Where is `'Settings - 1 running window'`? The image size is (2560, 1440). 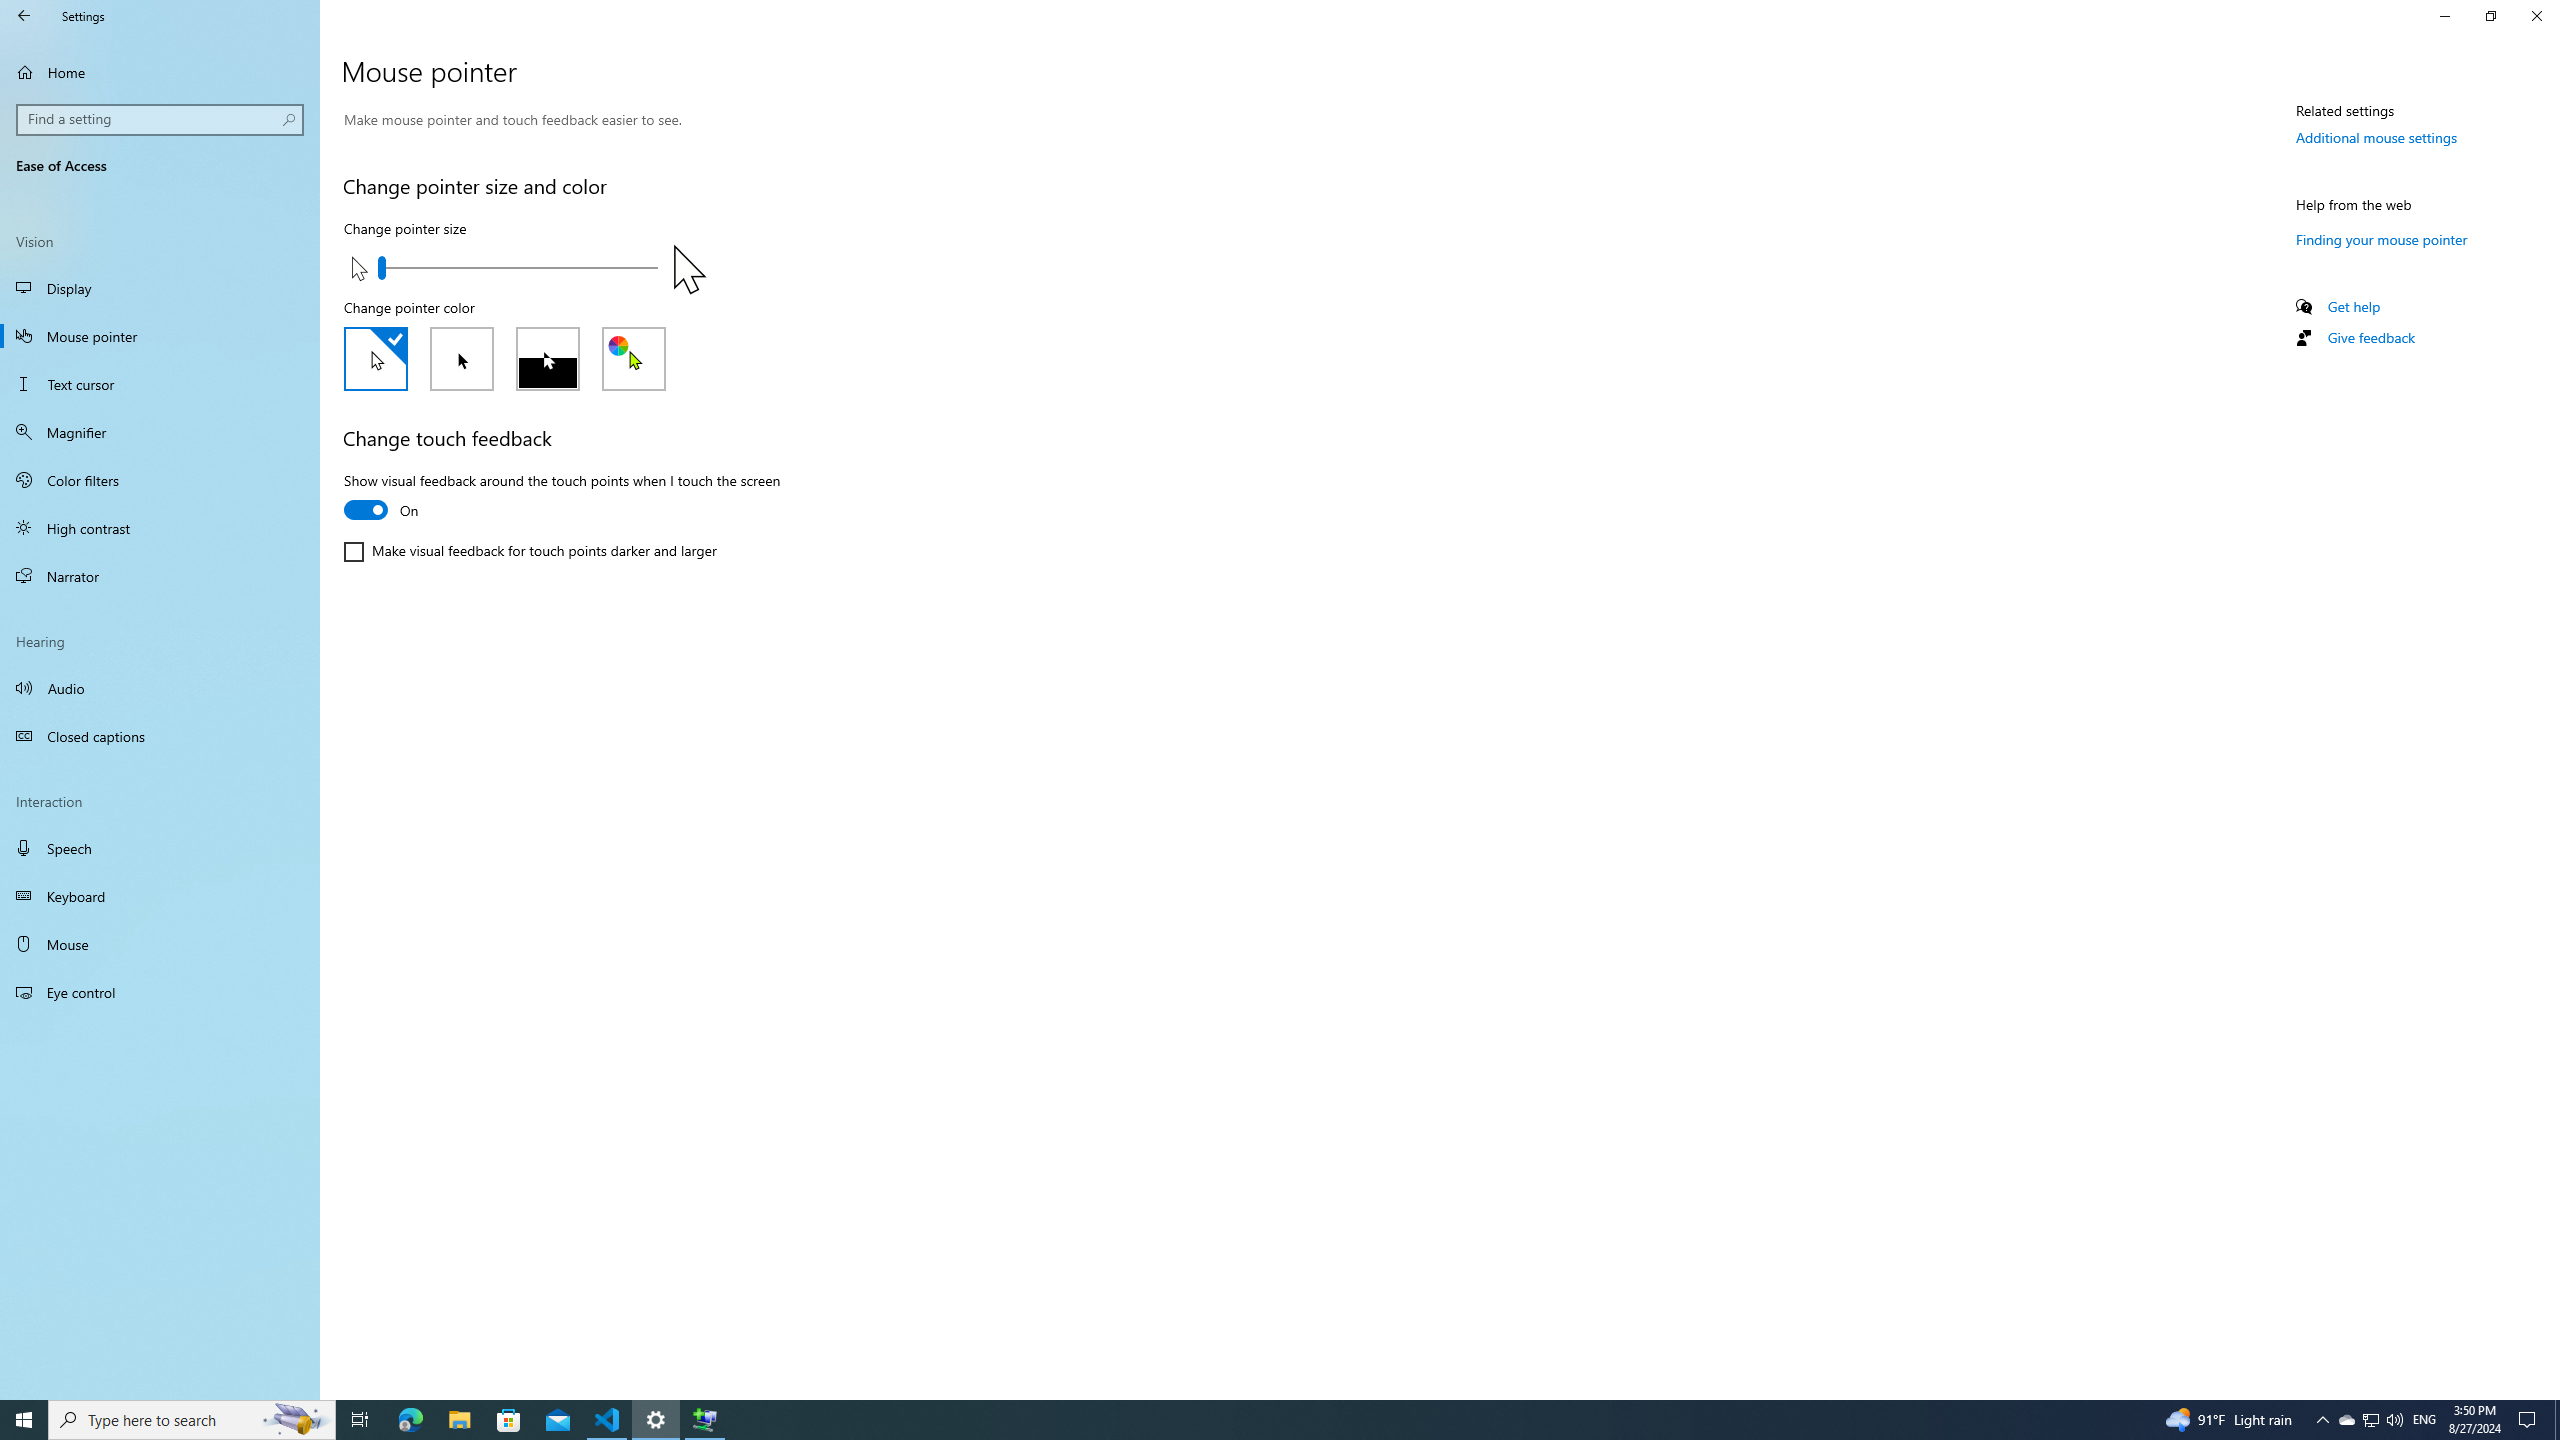 'Settings - 1 running window' is located at coordinates (656, 1418).